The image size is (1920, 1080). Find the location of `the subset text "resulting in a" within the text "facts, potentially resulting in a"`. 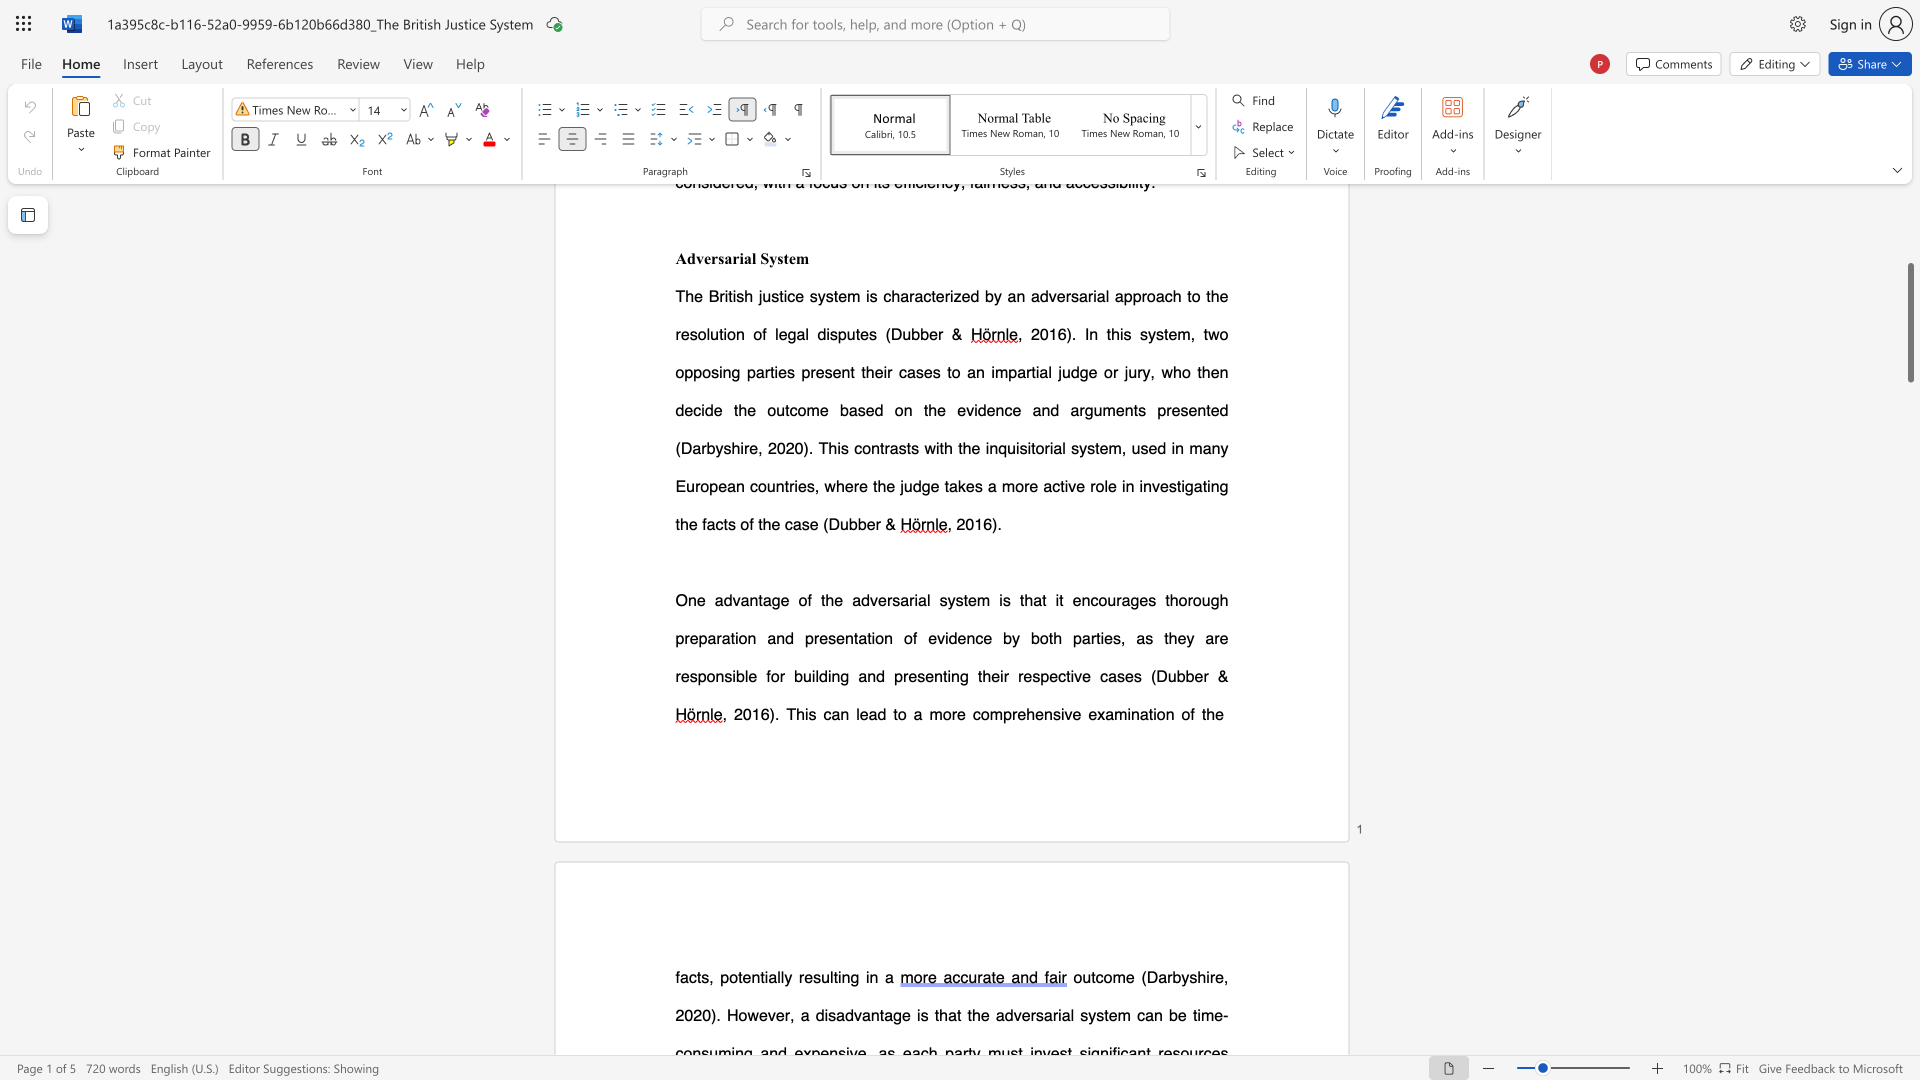

the subset text "resulting in a" within the text "facts, potentially resulting in a" is located at coordinates (797, 976).